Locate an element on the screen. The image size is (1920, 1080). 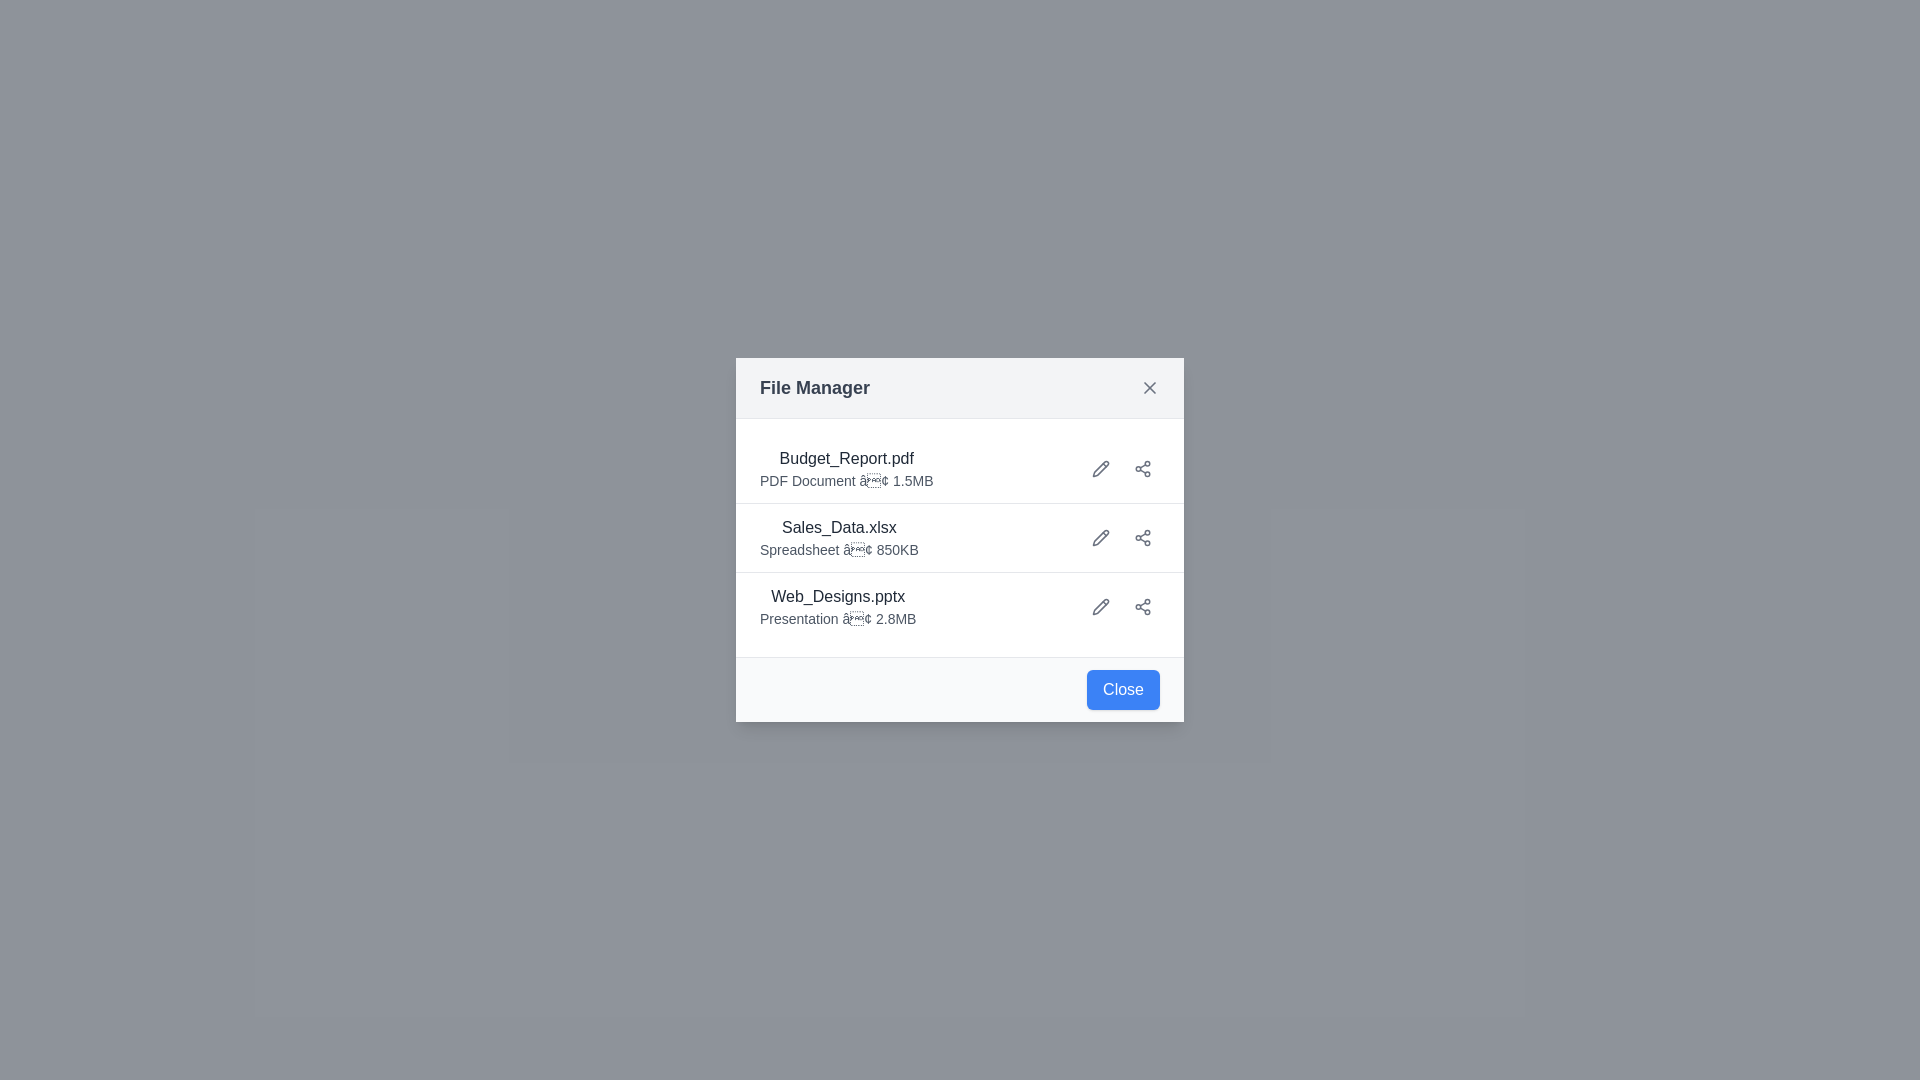
the share icon for the file named Budget_Report.pdf is located at coordinates (1142, 469).